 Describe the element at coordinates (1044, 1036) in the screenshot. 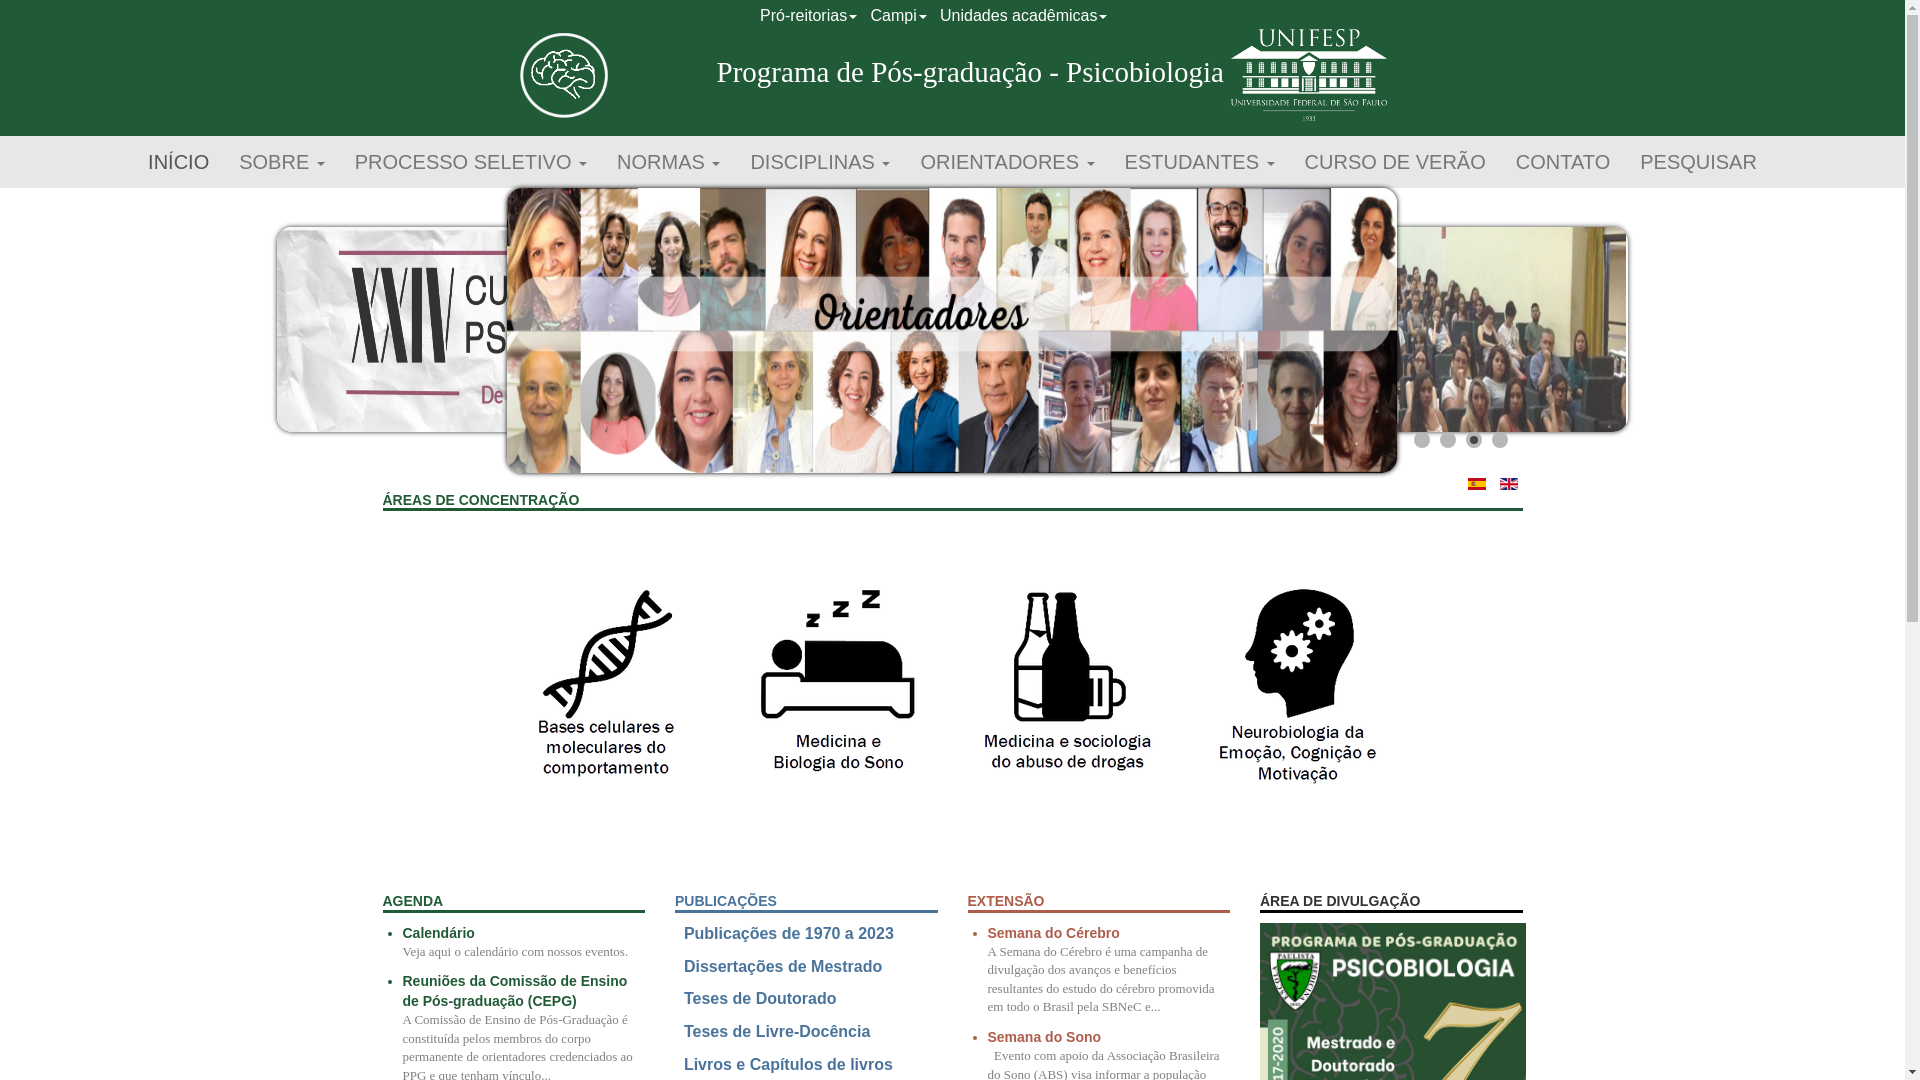

I see `'Semana do Sono'` at that location.